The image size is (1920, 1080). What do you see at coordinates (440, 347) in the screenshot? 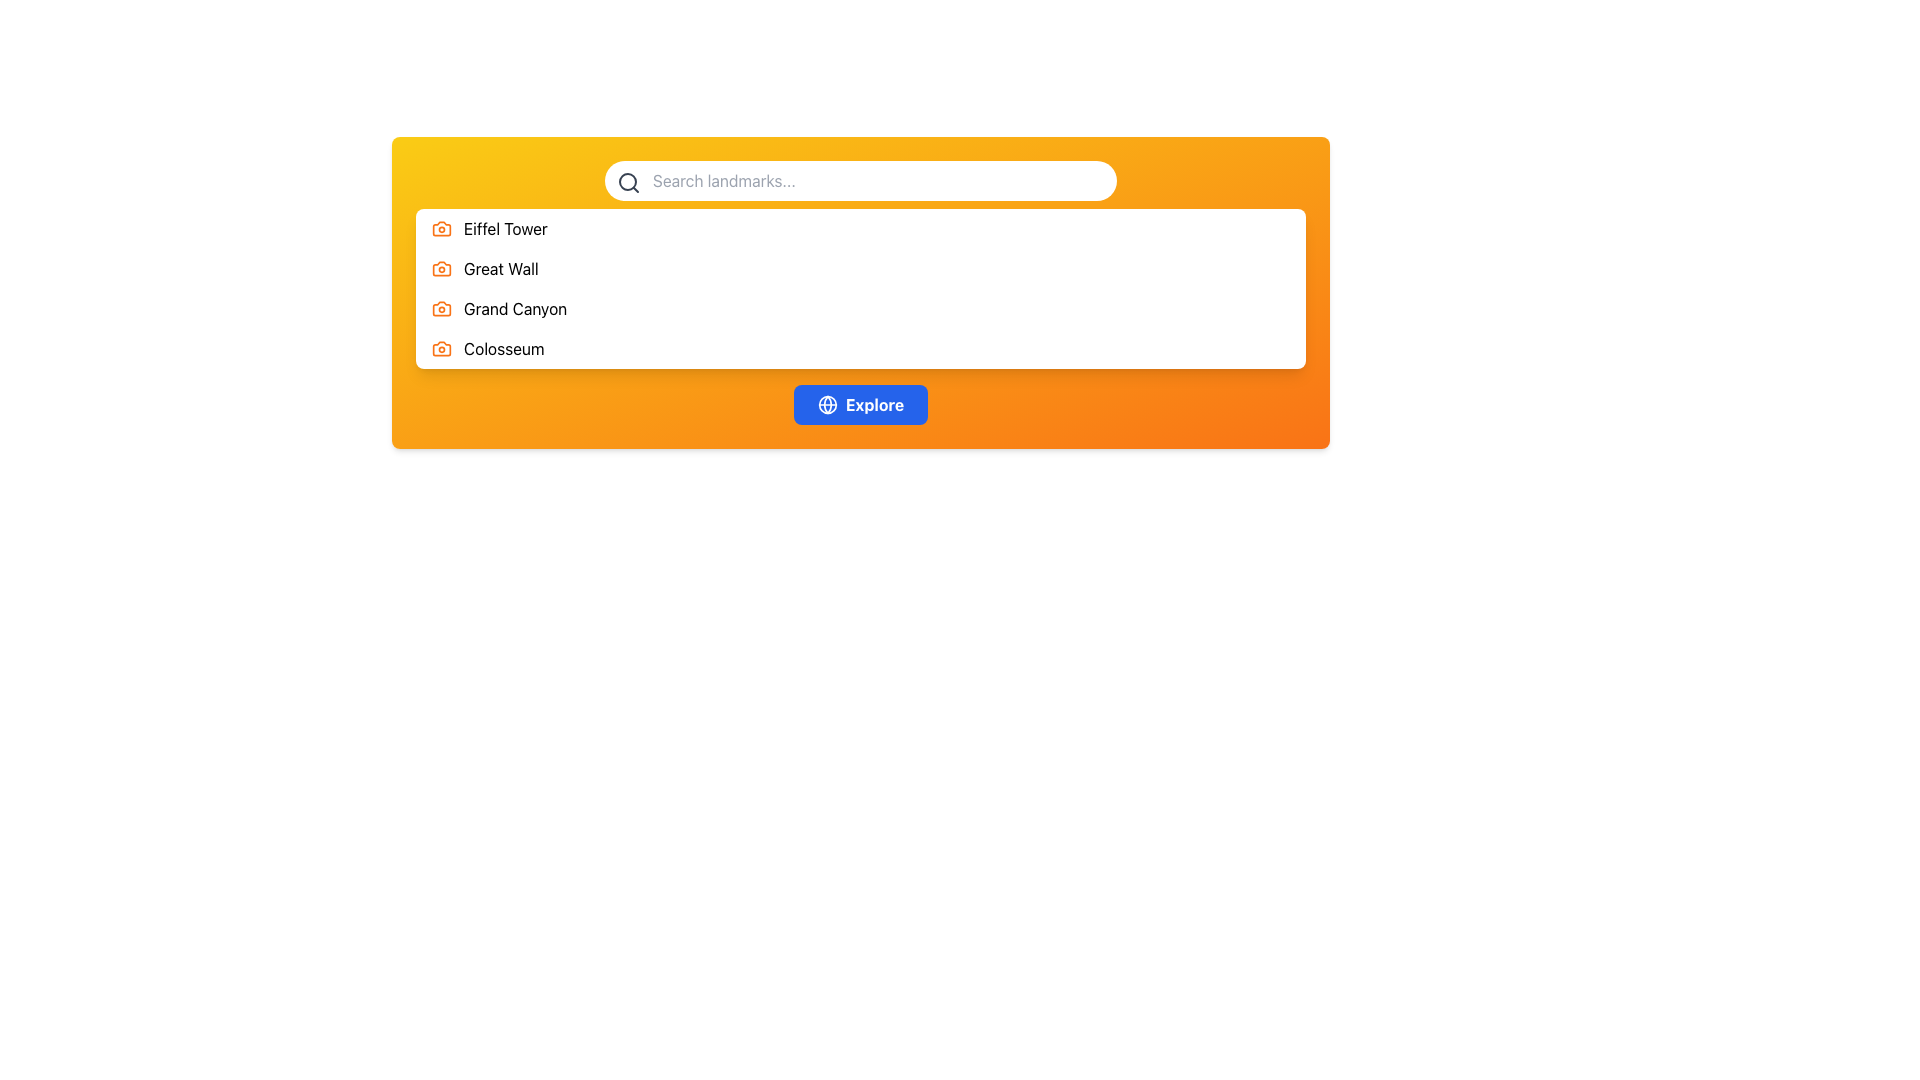
I see `the camera icon representing the 'Colosseum' item in the dropdown menu, which is visually located to the far left of the text 'Colosseum.'` at bounding box center [440, 347].